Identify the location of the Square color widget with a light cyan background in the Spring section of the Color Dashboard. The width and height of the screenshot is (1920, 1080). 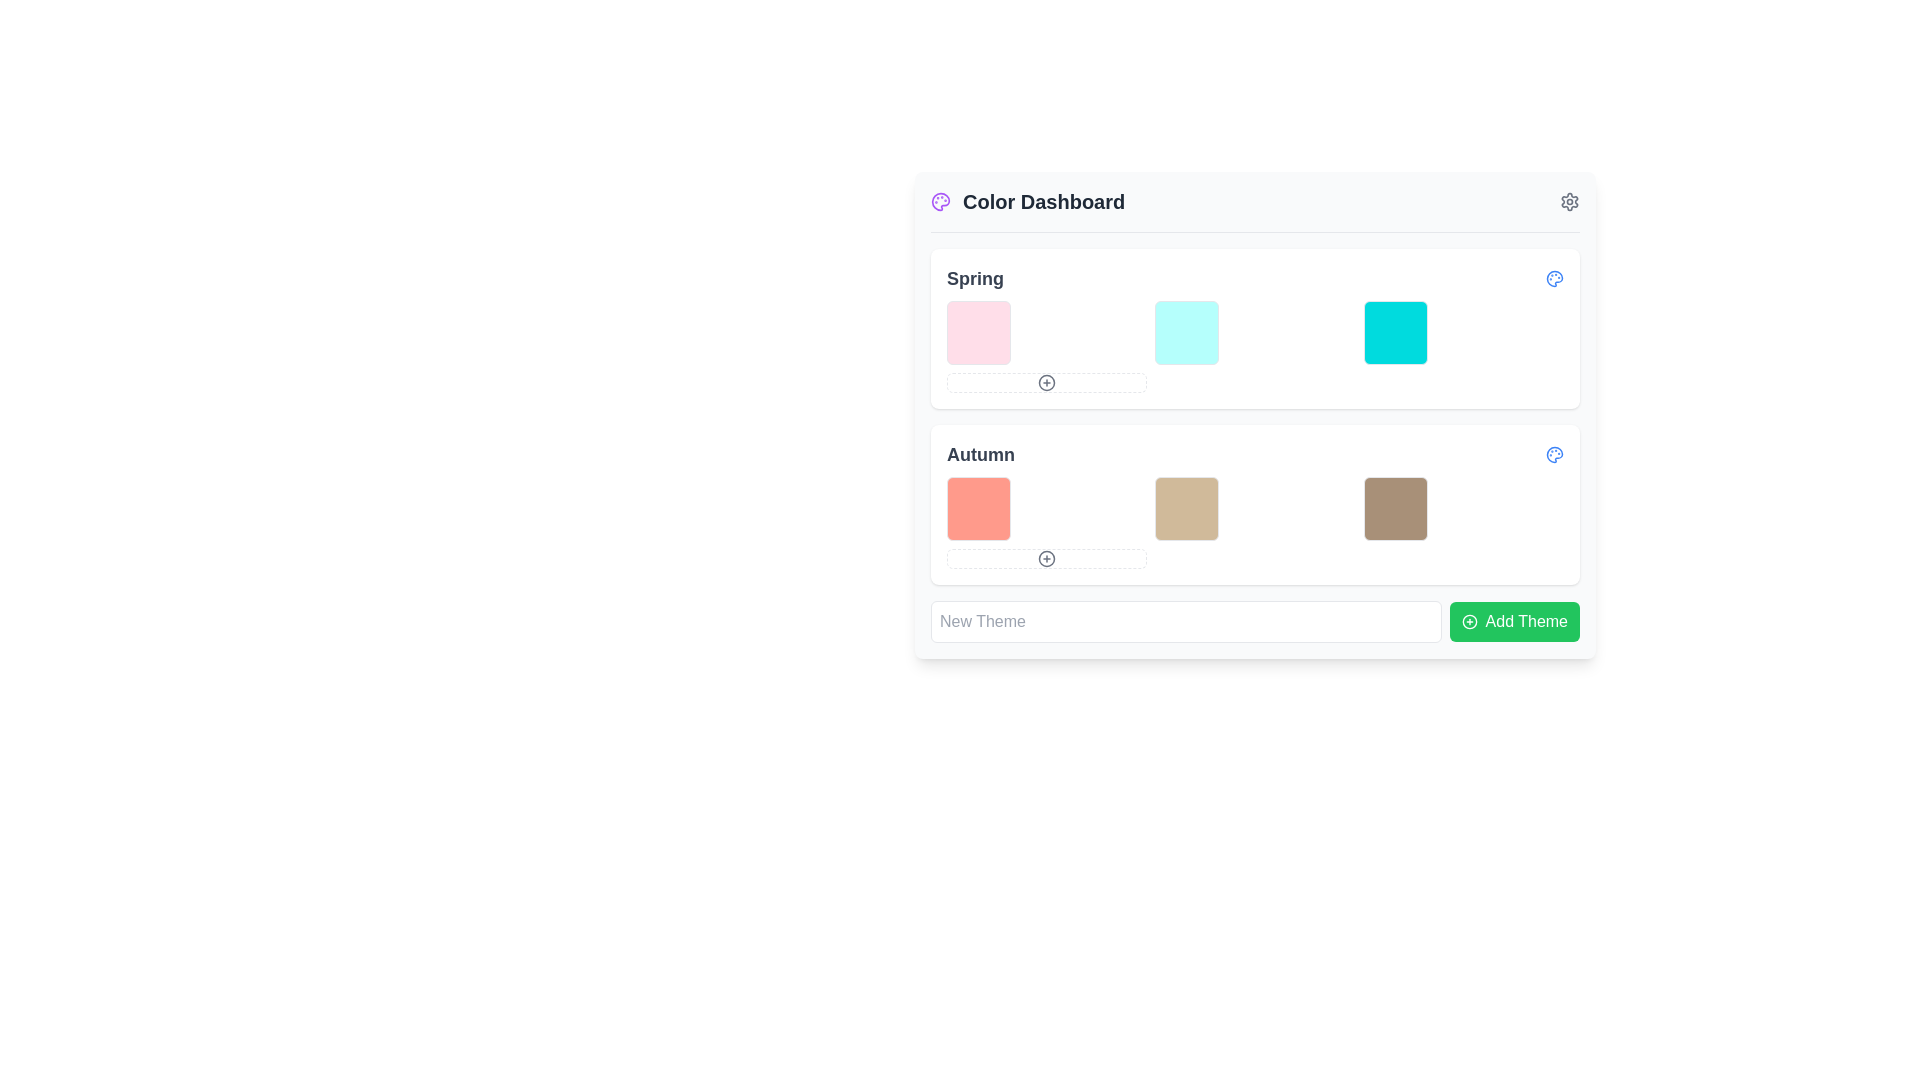
(1187, 331).